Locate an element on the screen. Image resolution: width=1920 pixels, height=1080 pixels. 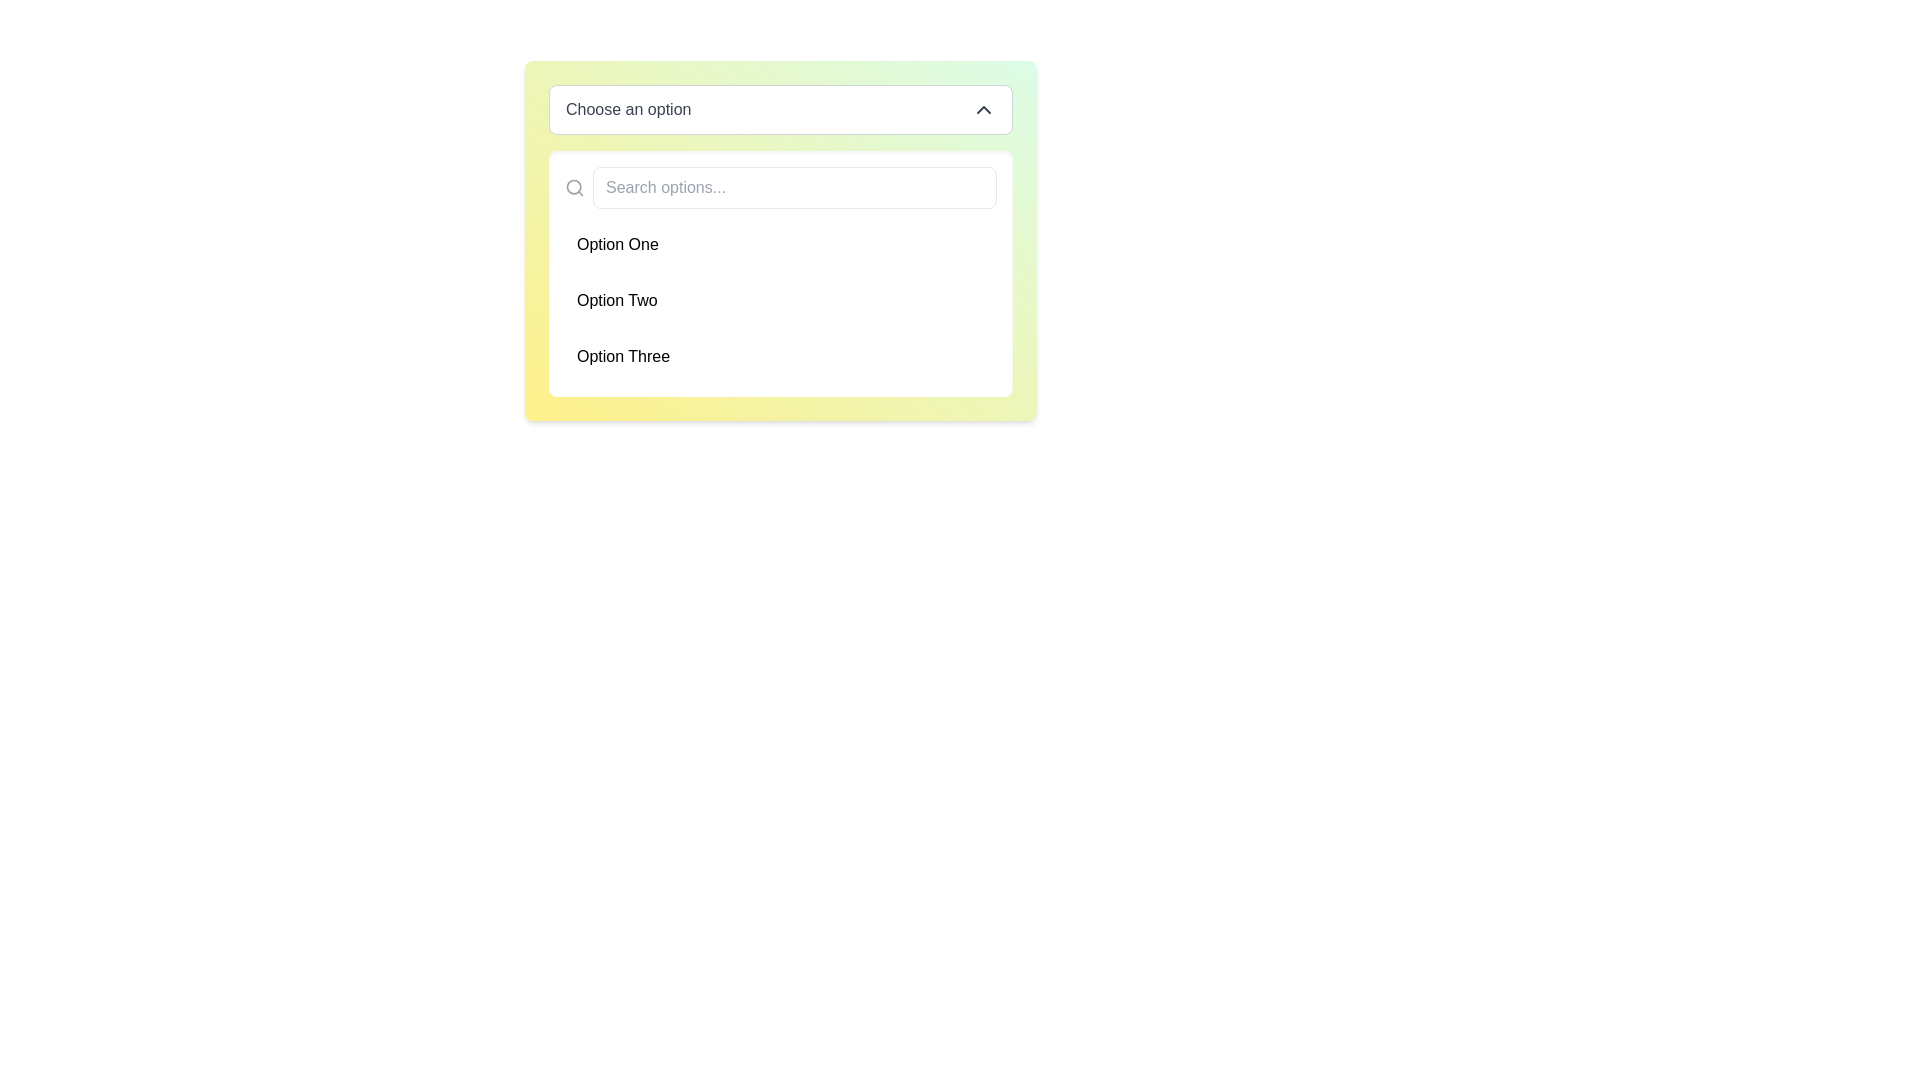
the second selectable option in the vertically stacked list labeled 'Option Two' is located at coordinates (780, 300).